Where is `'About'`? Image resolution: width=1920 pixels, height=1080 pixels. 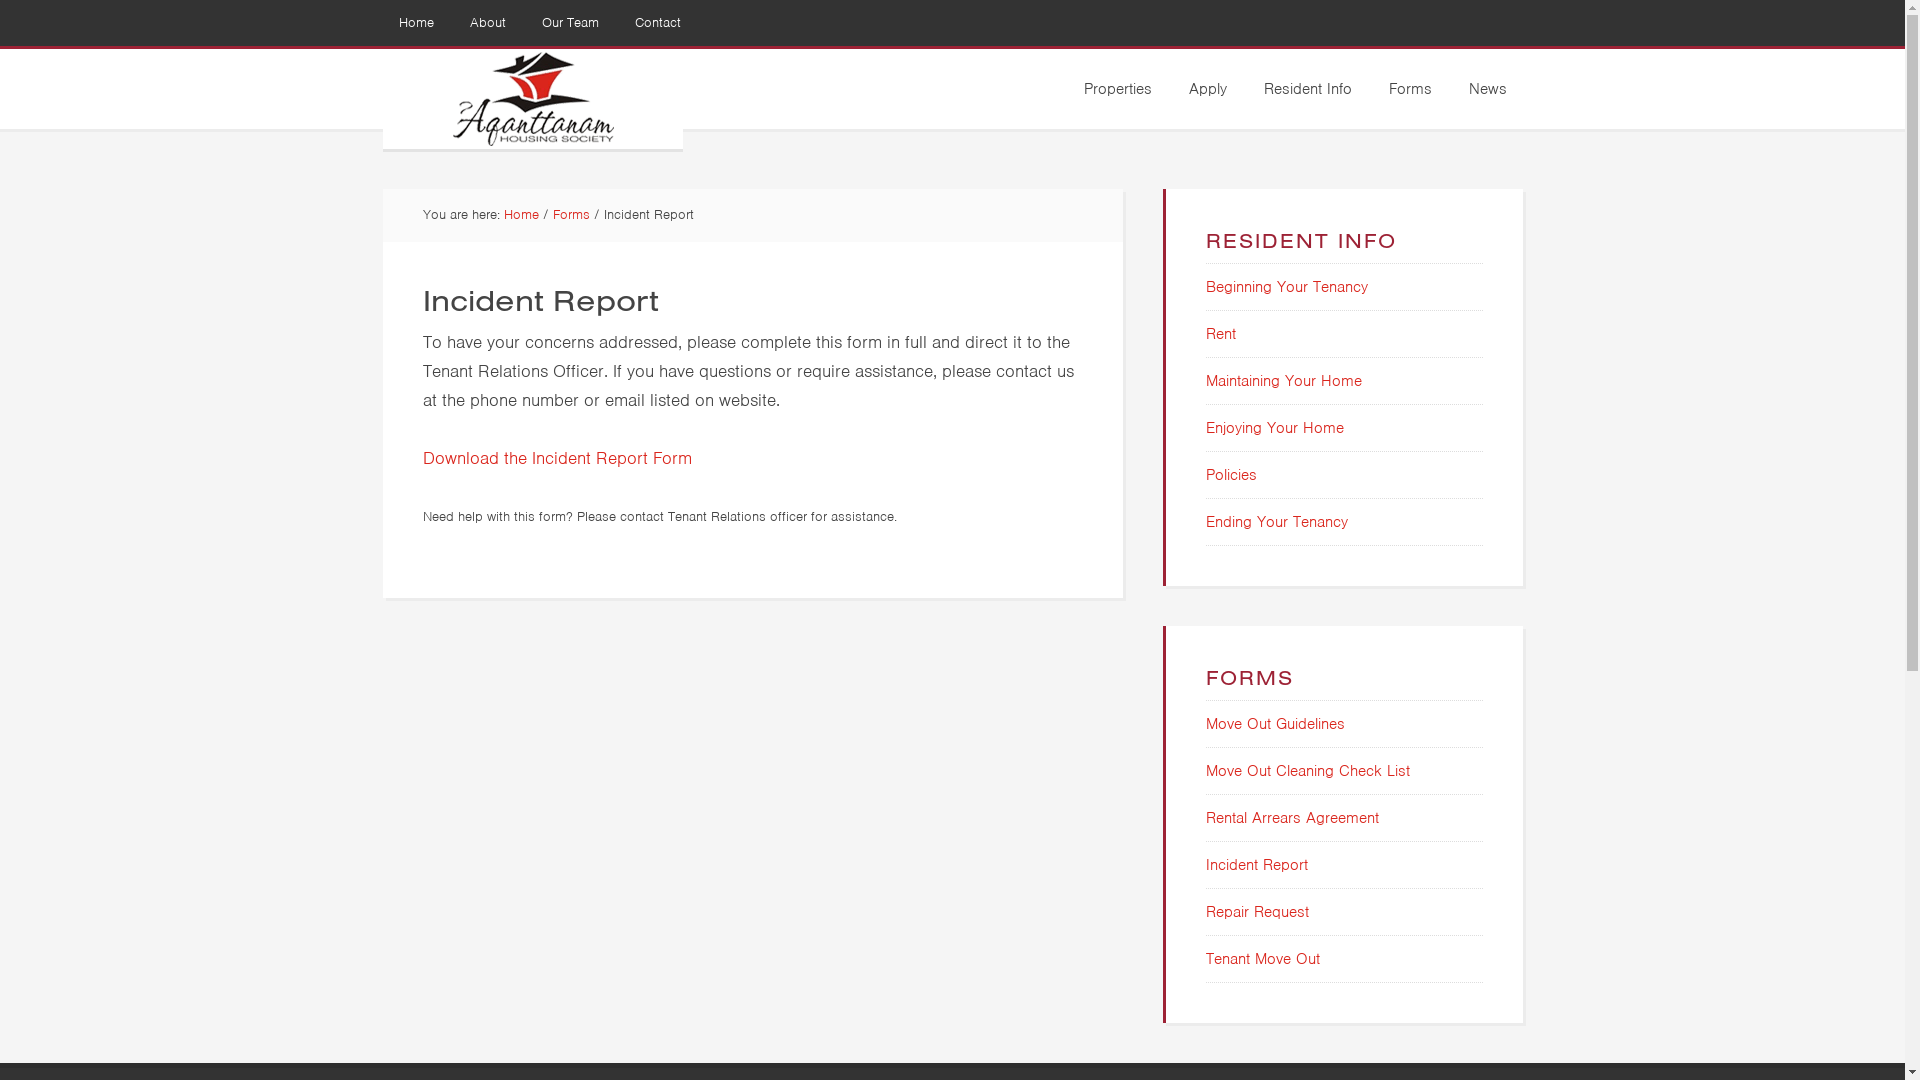
'About' is located at coordinates (488, 23).